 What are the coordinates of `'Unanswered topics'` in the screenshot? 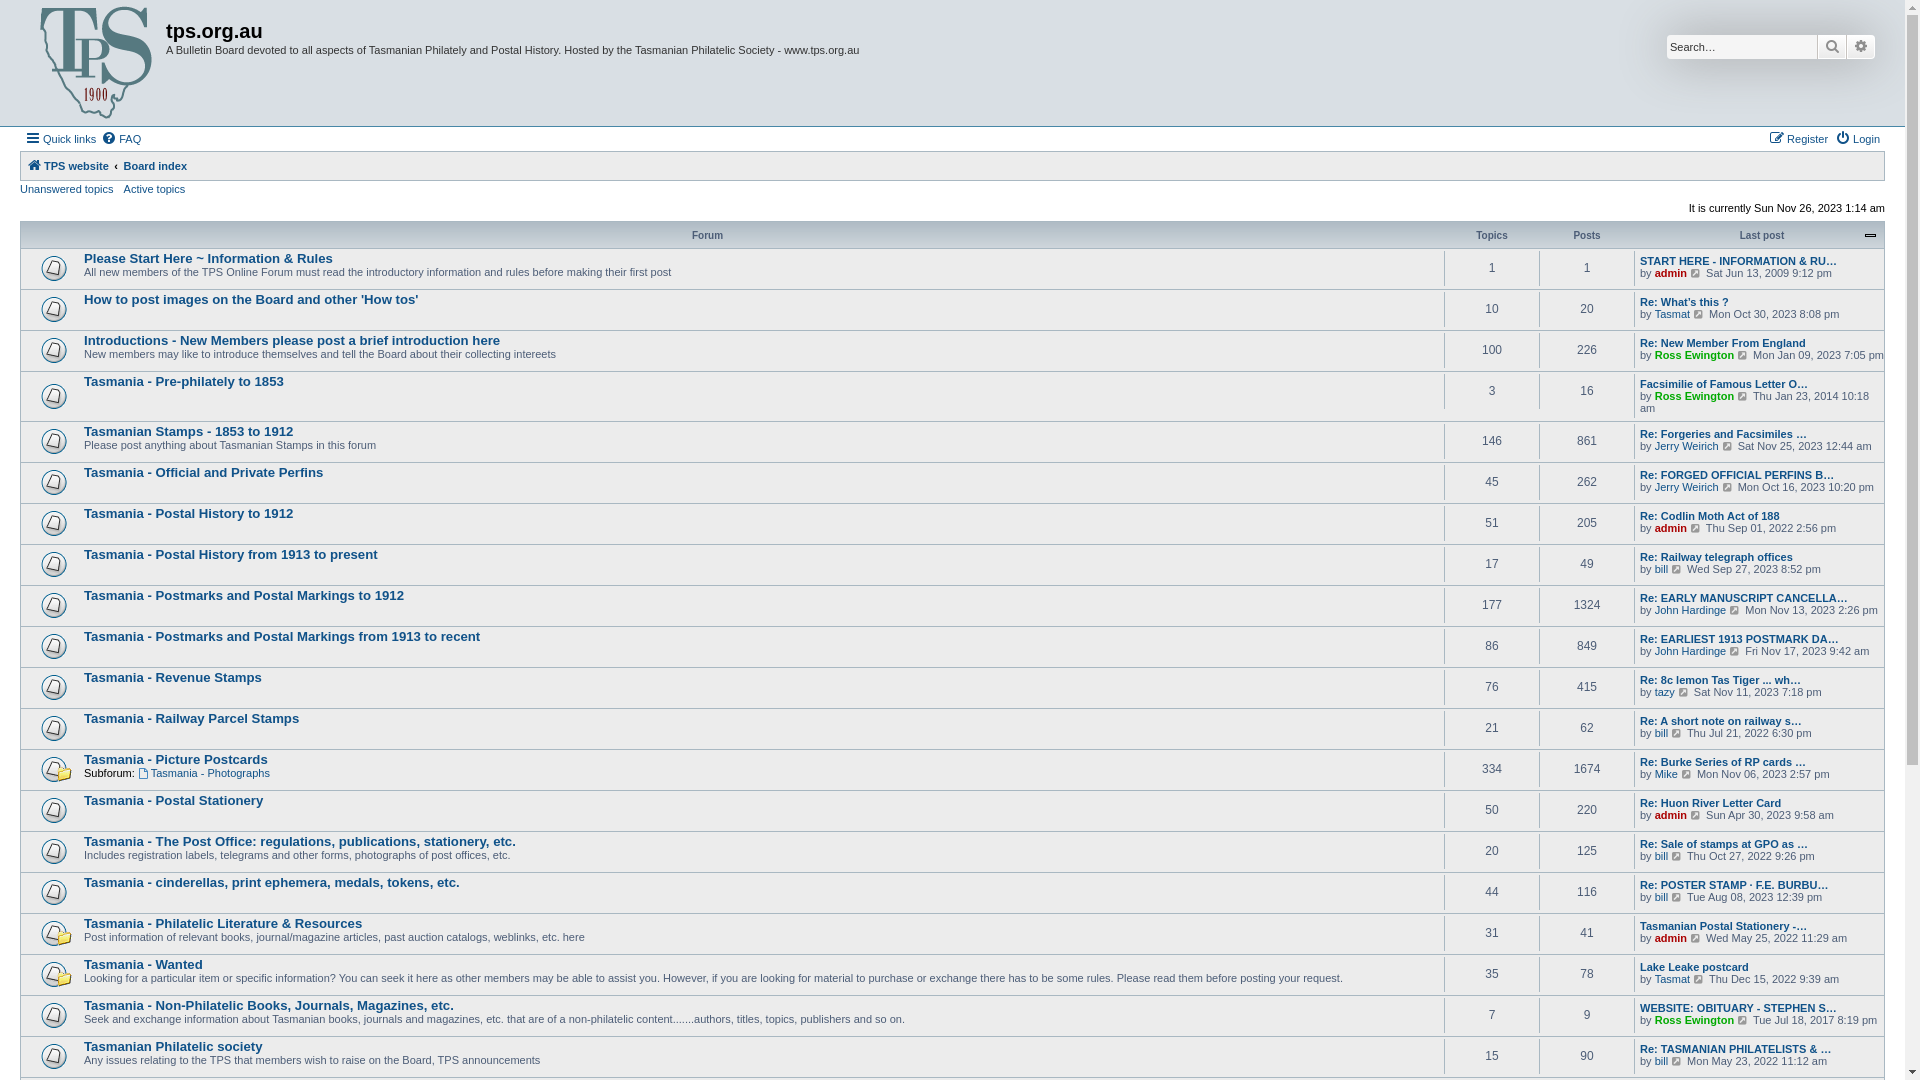 It's located at (67, 189).